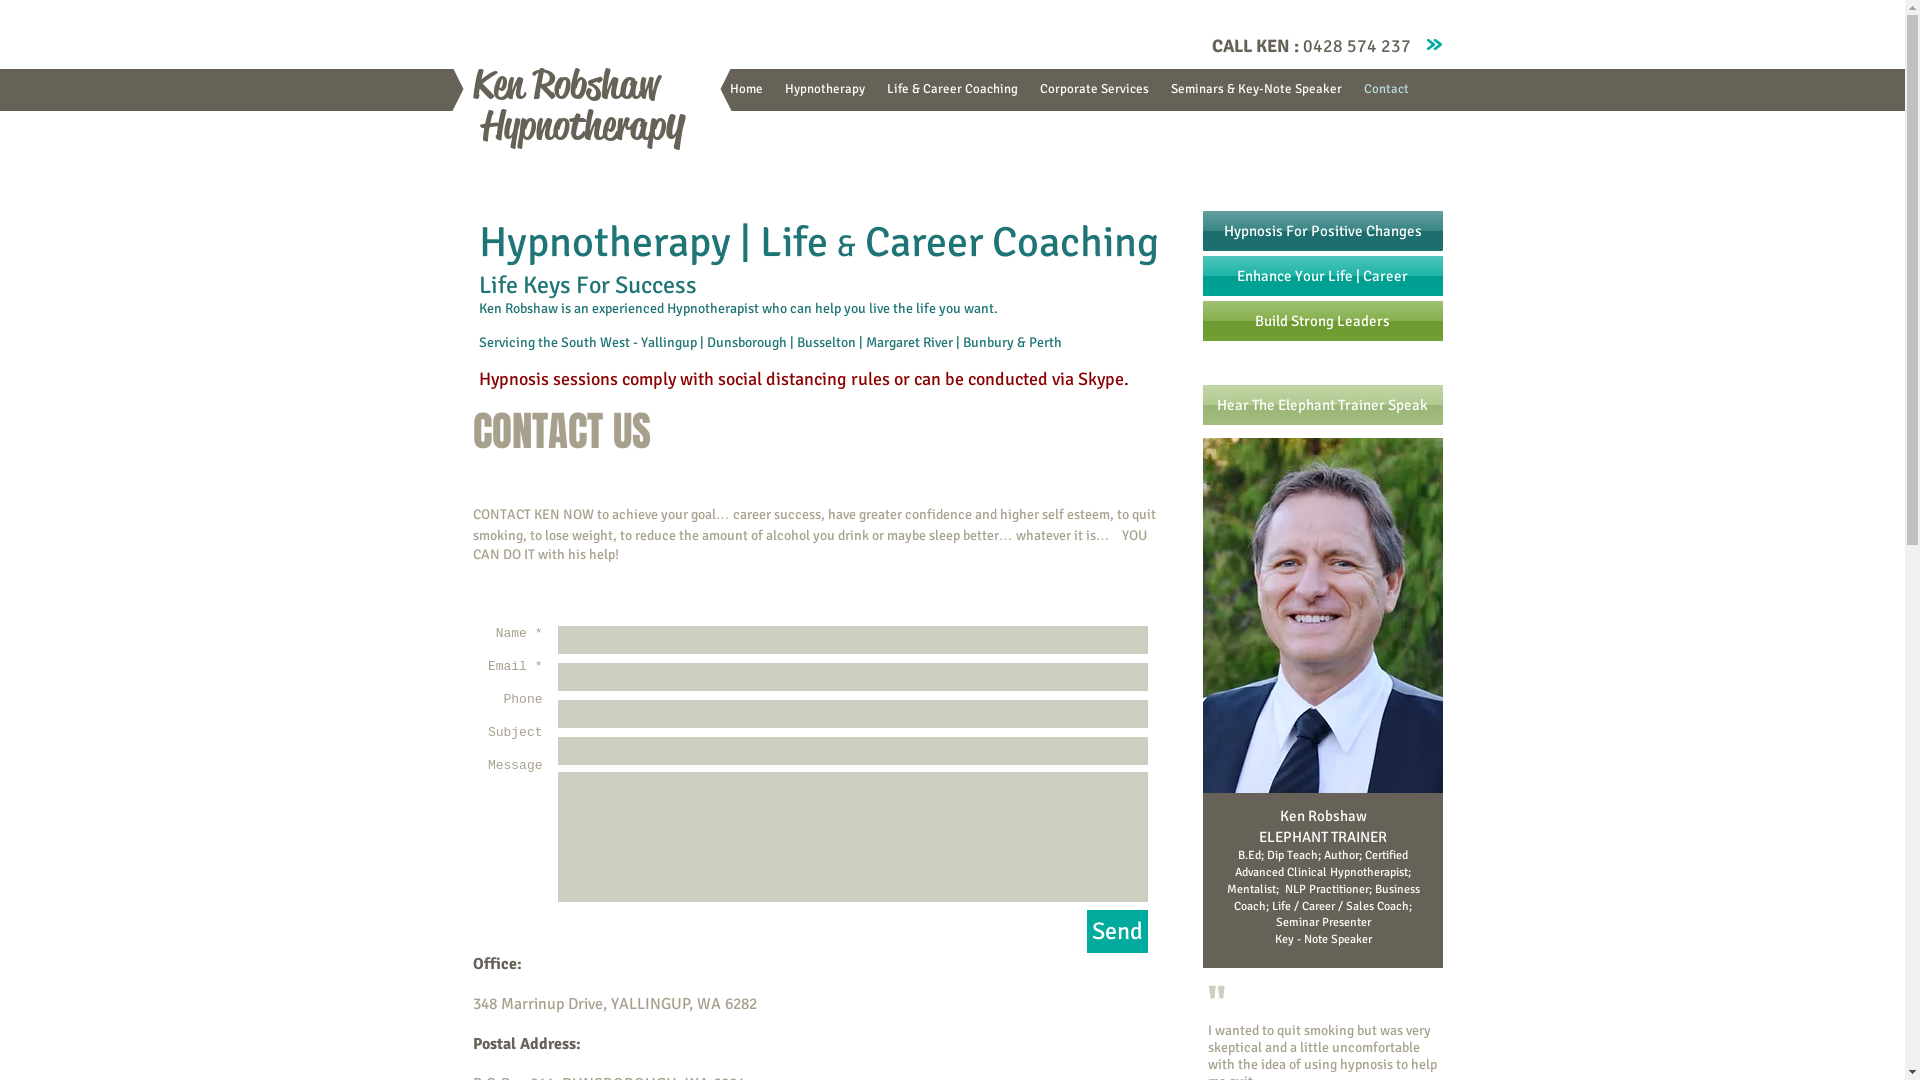  I want to click on 'Build Strong Leaders', so click(1321, 319).